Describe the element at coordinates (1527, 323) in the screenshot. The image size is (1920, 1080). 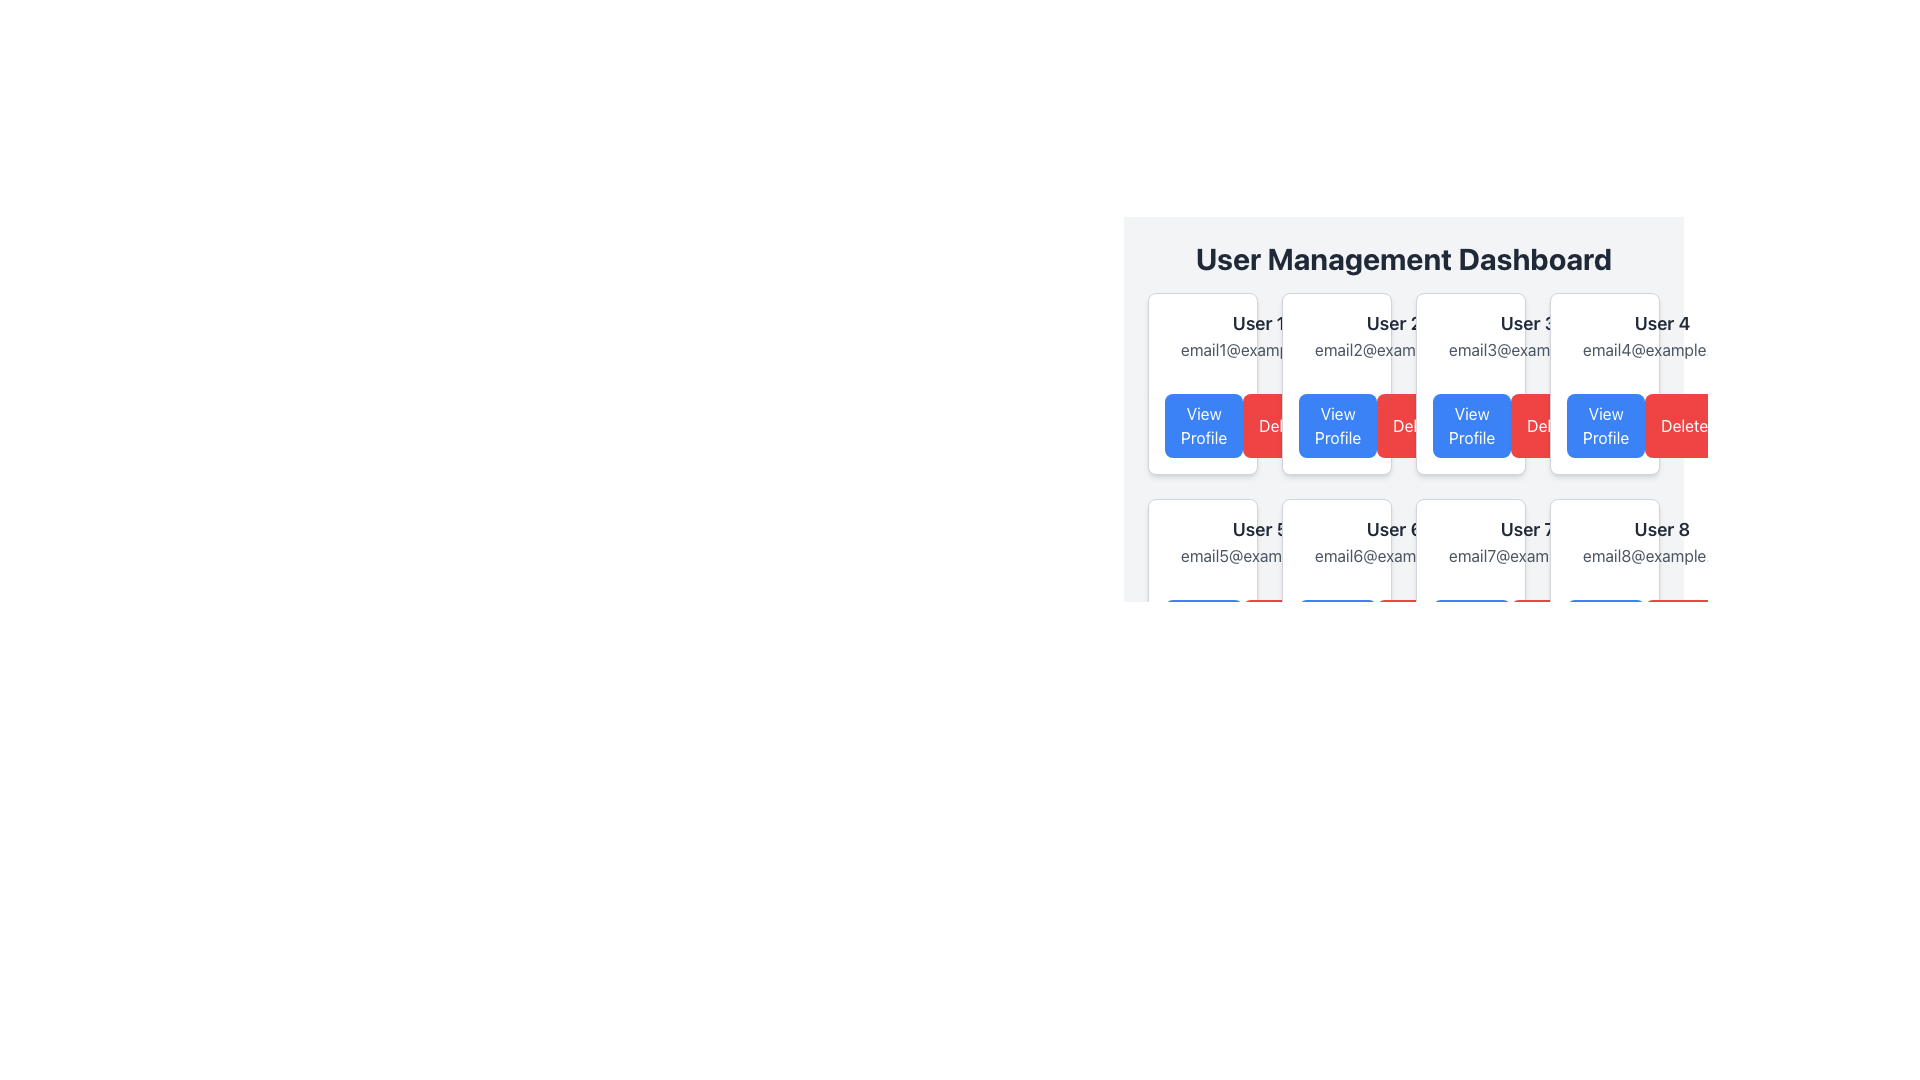
I see `the 'User 3' text label, which is prominently displayed in a large, bold, dark font within the third user card in the top row of the user management dashboard` at that location.